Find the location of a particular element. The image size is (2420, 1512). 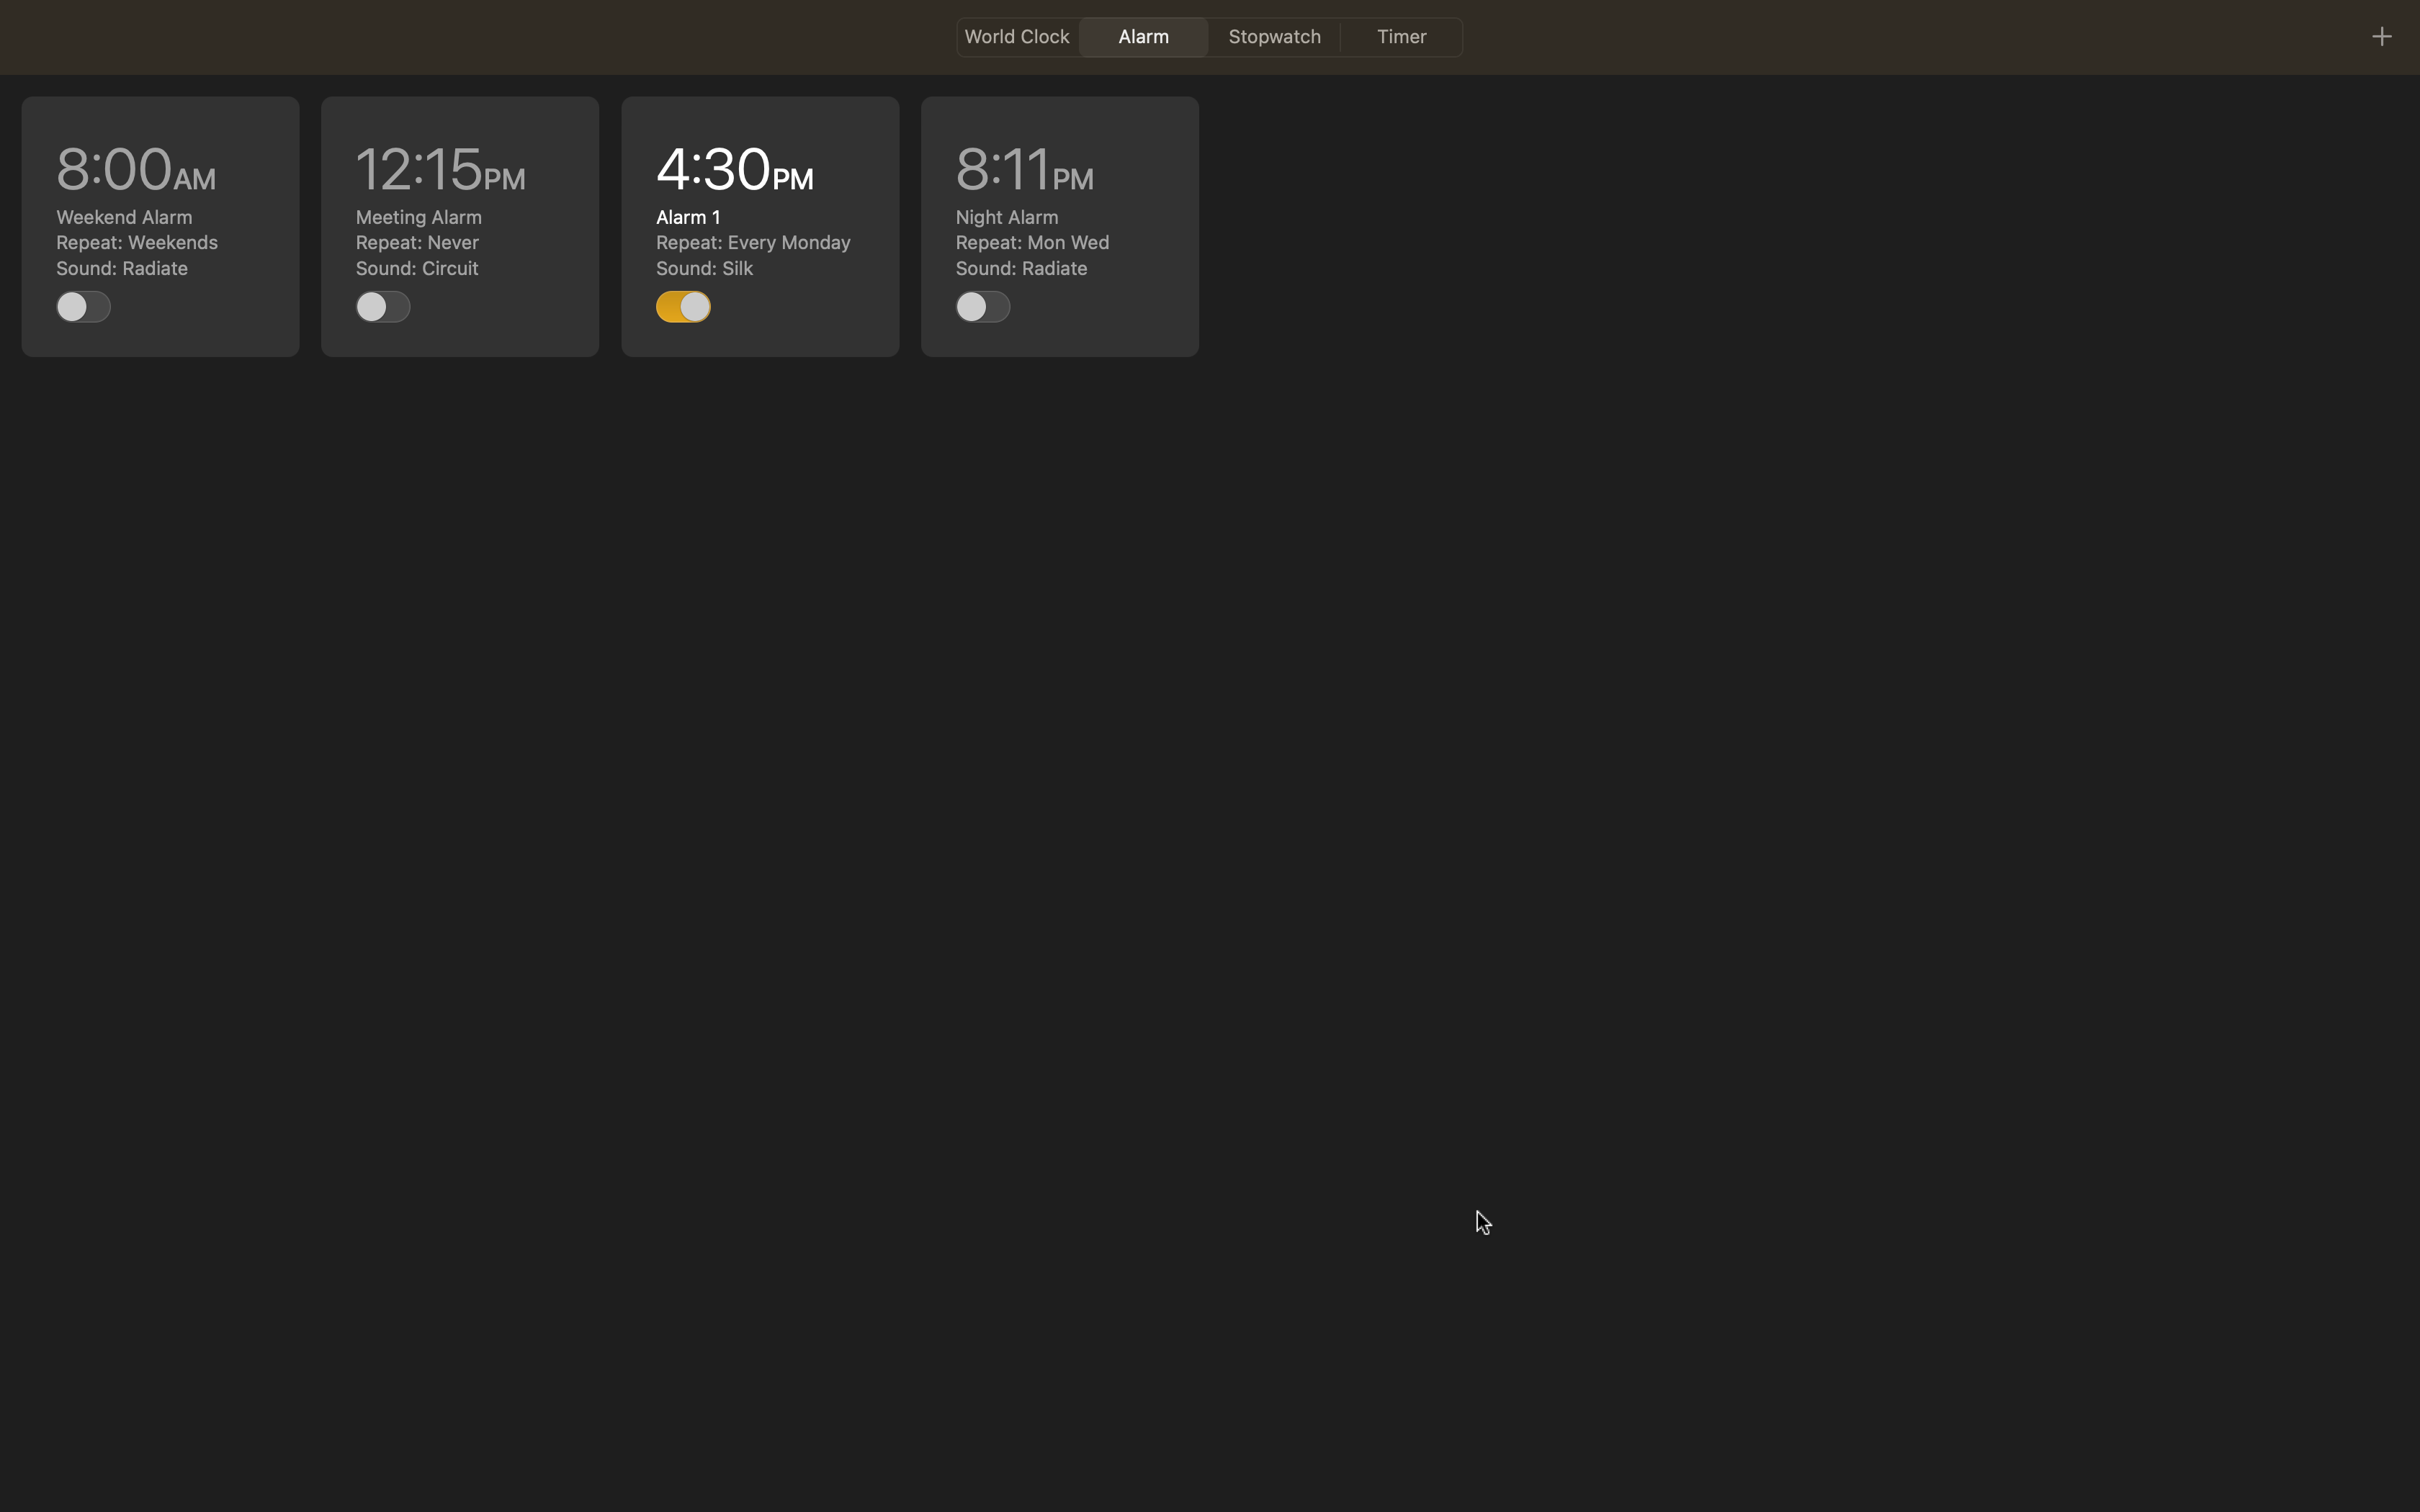

Utilize the plus icon for adding a new task is located at coordinates (2380, 35).